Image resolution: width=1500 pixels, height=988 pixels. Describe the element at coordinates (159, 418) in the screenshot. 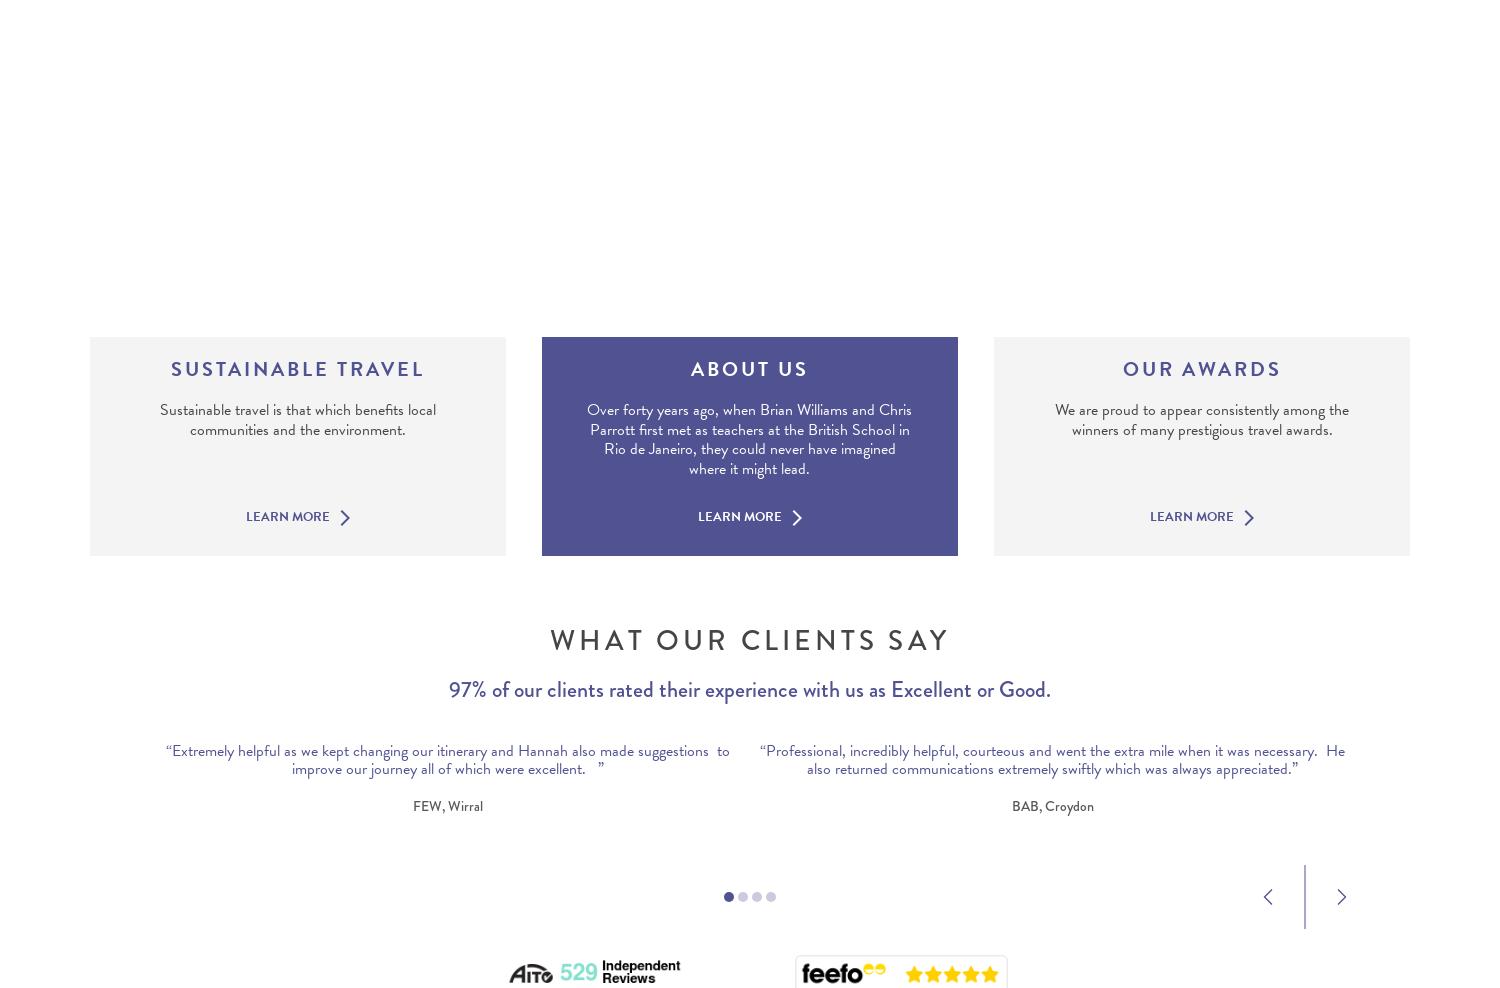

I see `'Sustainable travel is that which benefits local communities and the environment.'` at that location.